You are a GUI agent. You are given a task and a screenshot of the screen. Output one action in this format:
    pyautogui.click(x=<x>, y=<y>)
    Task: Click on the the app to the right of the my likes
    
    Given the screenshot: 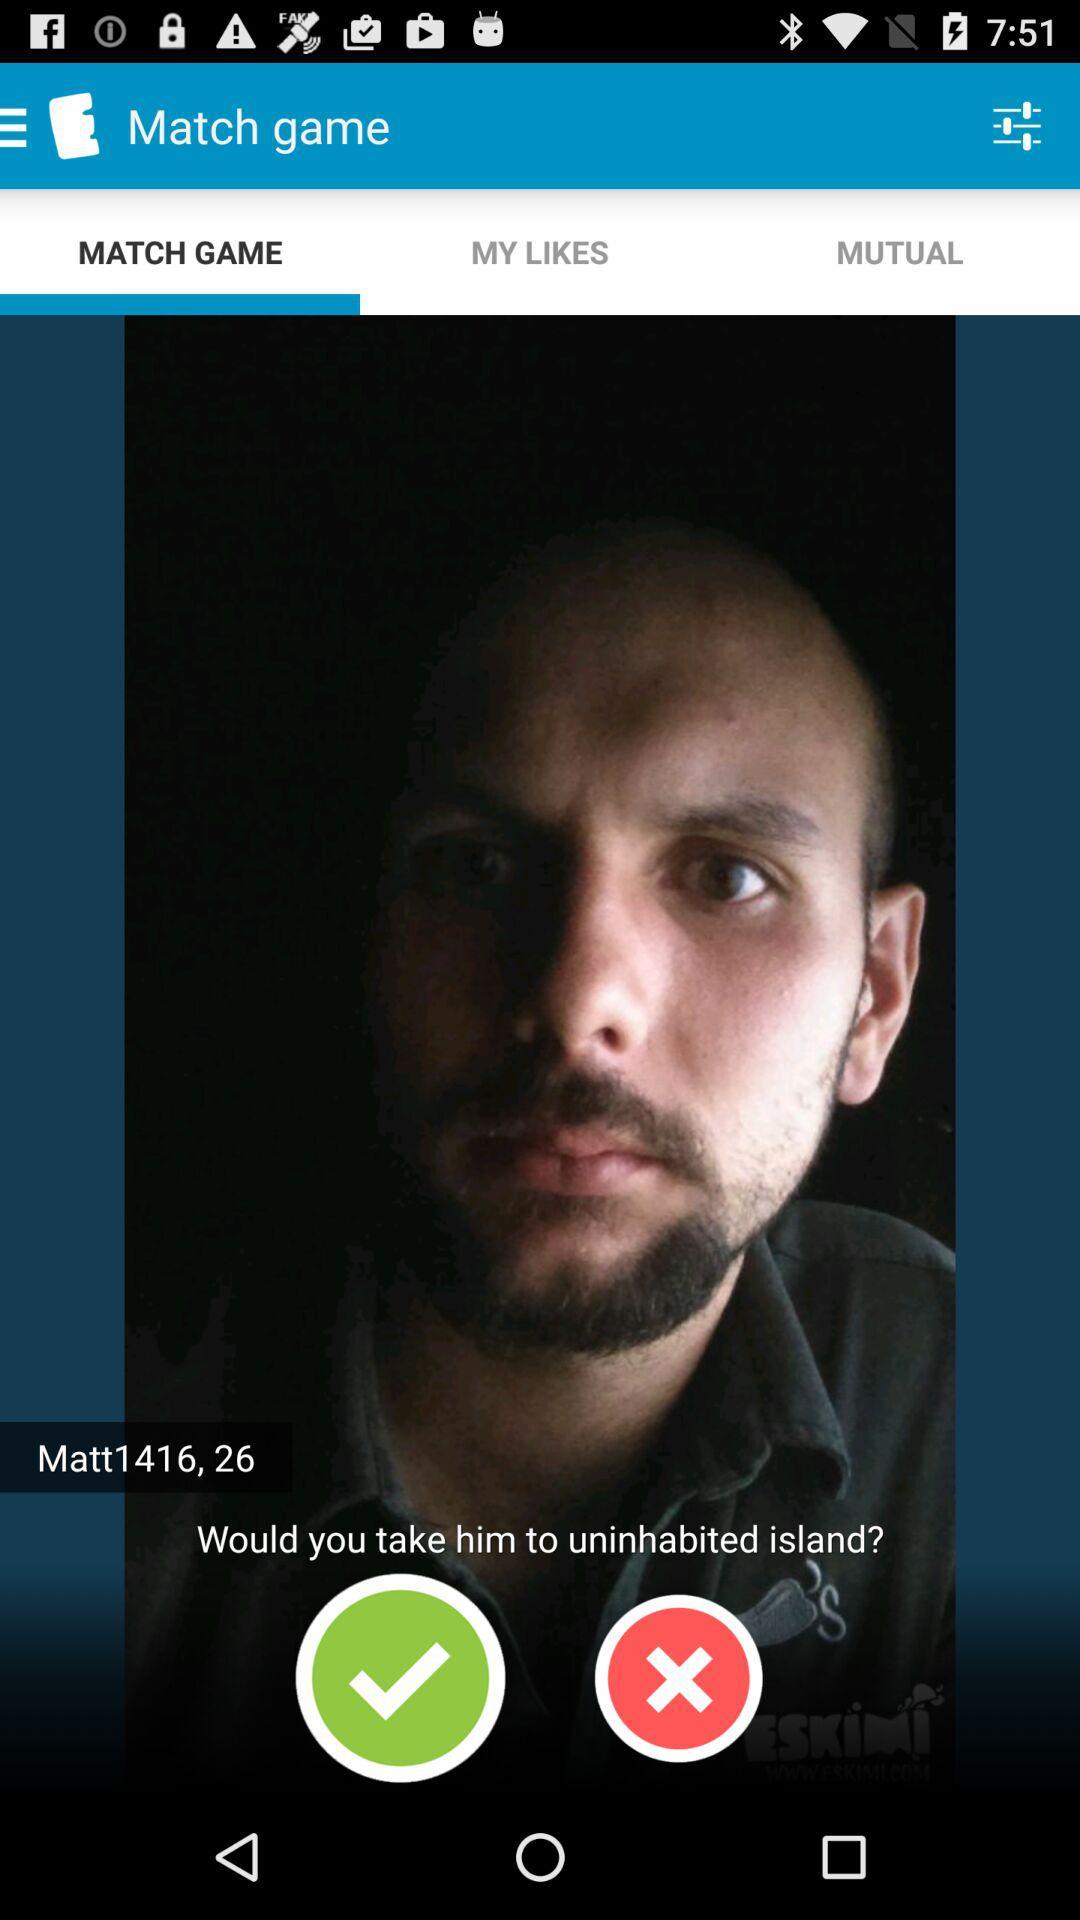 What is the action you would take?
    pyautogui.click(x=1017, y=124)
    